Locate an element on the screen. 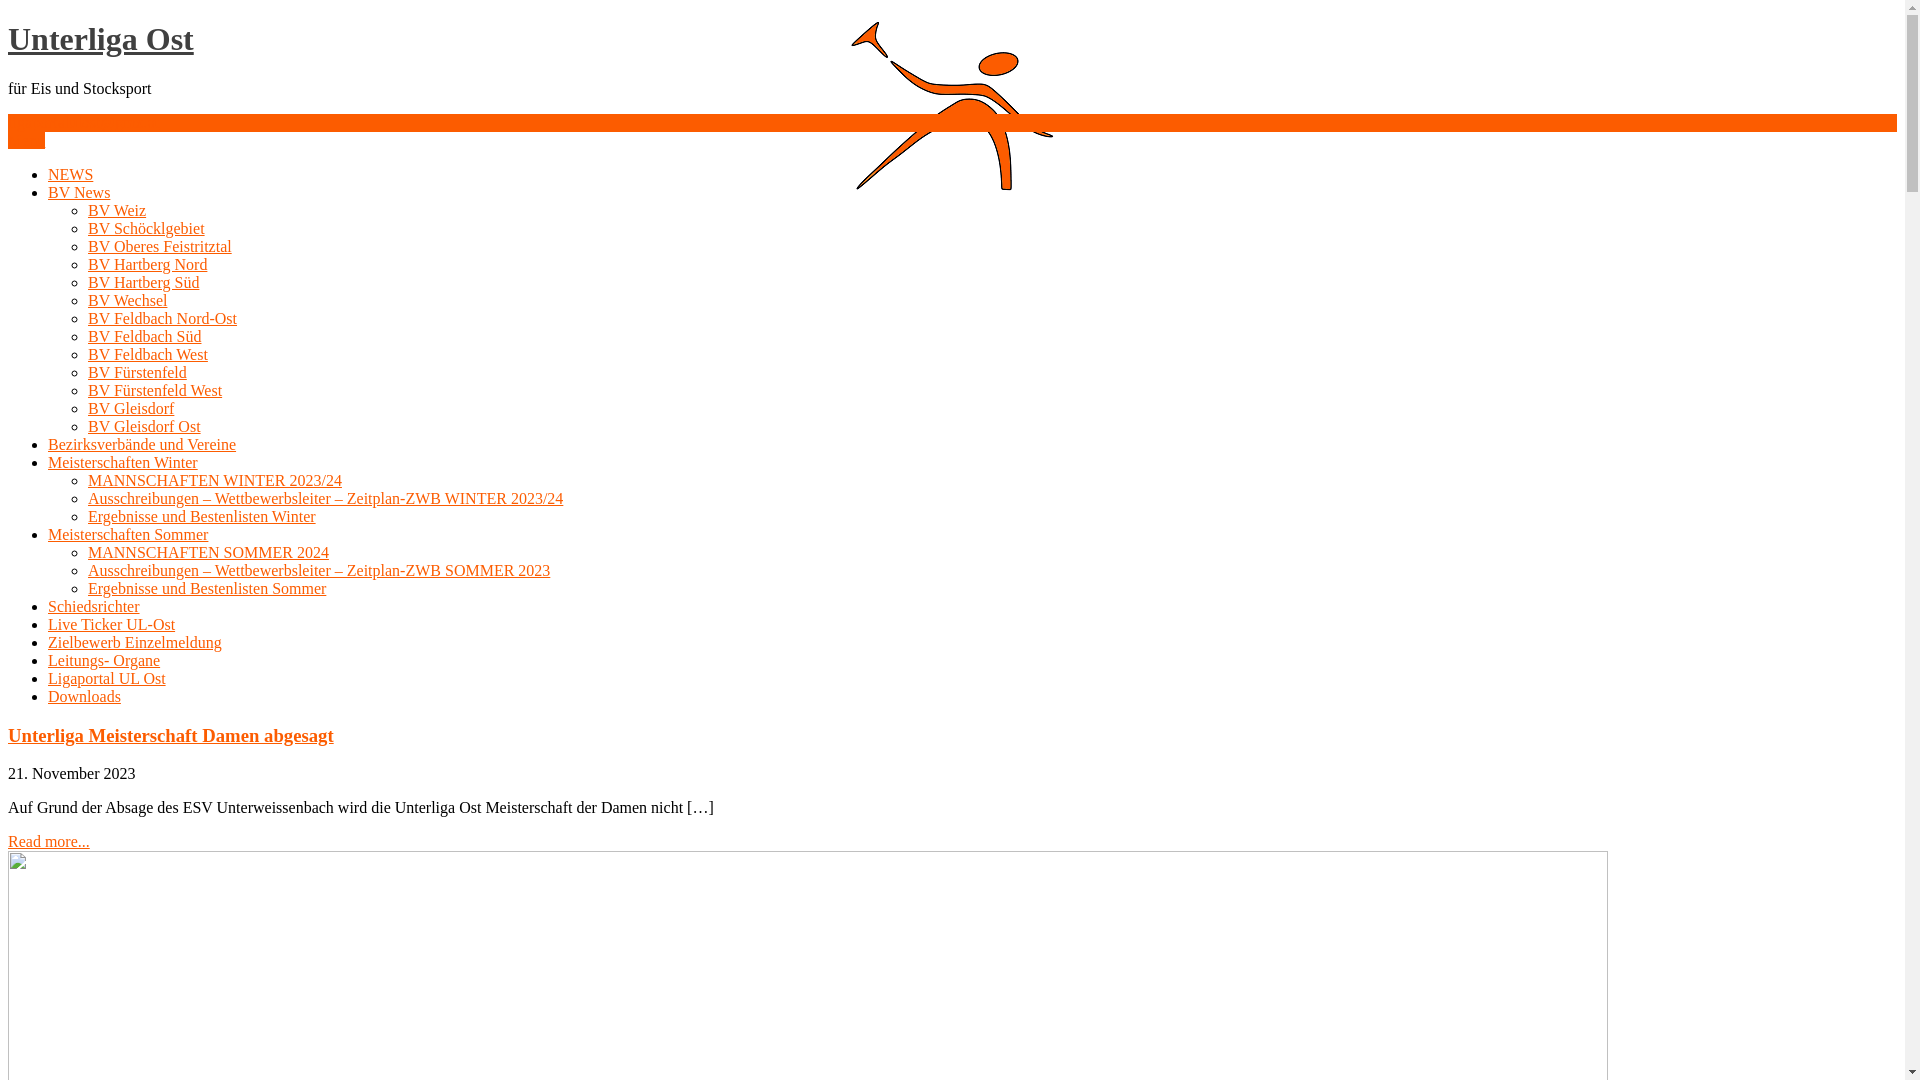  'Leitungs- Organe' is located at coordinates (48, 660).